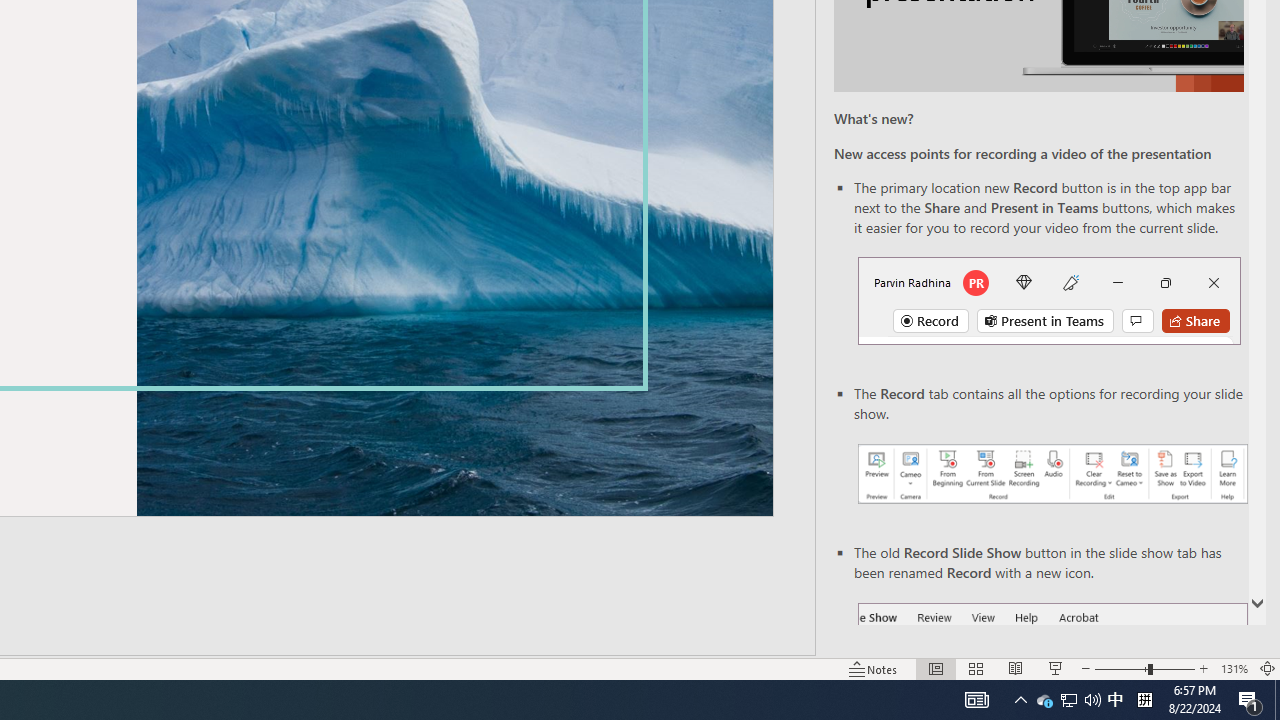 The image size is (1280, 720). Describe the element at coordinates (1015, 669) in the screenshot. I see `'Reading View'` at that location.